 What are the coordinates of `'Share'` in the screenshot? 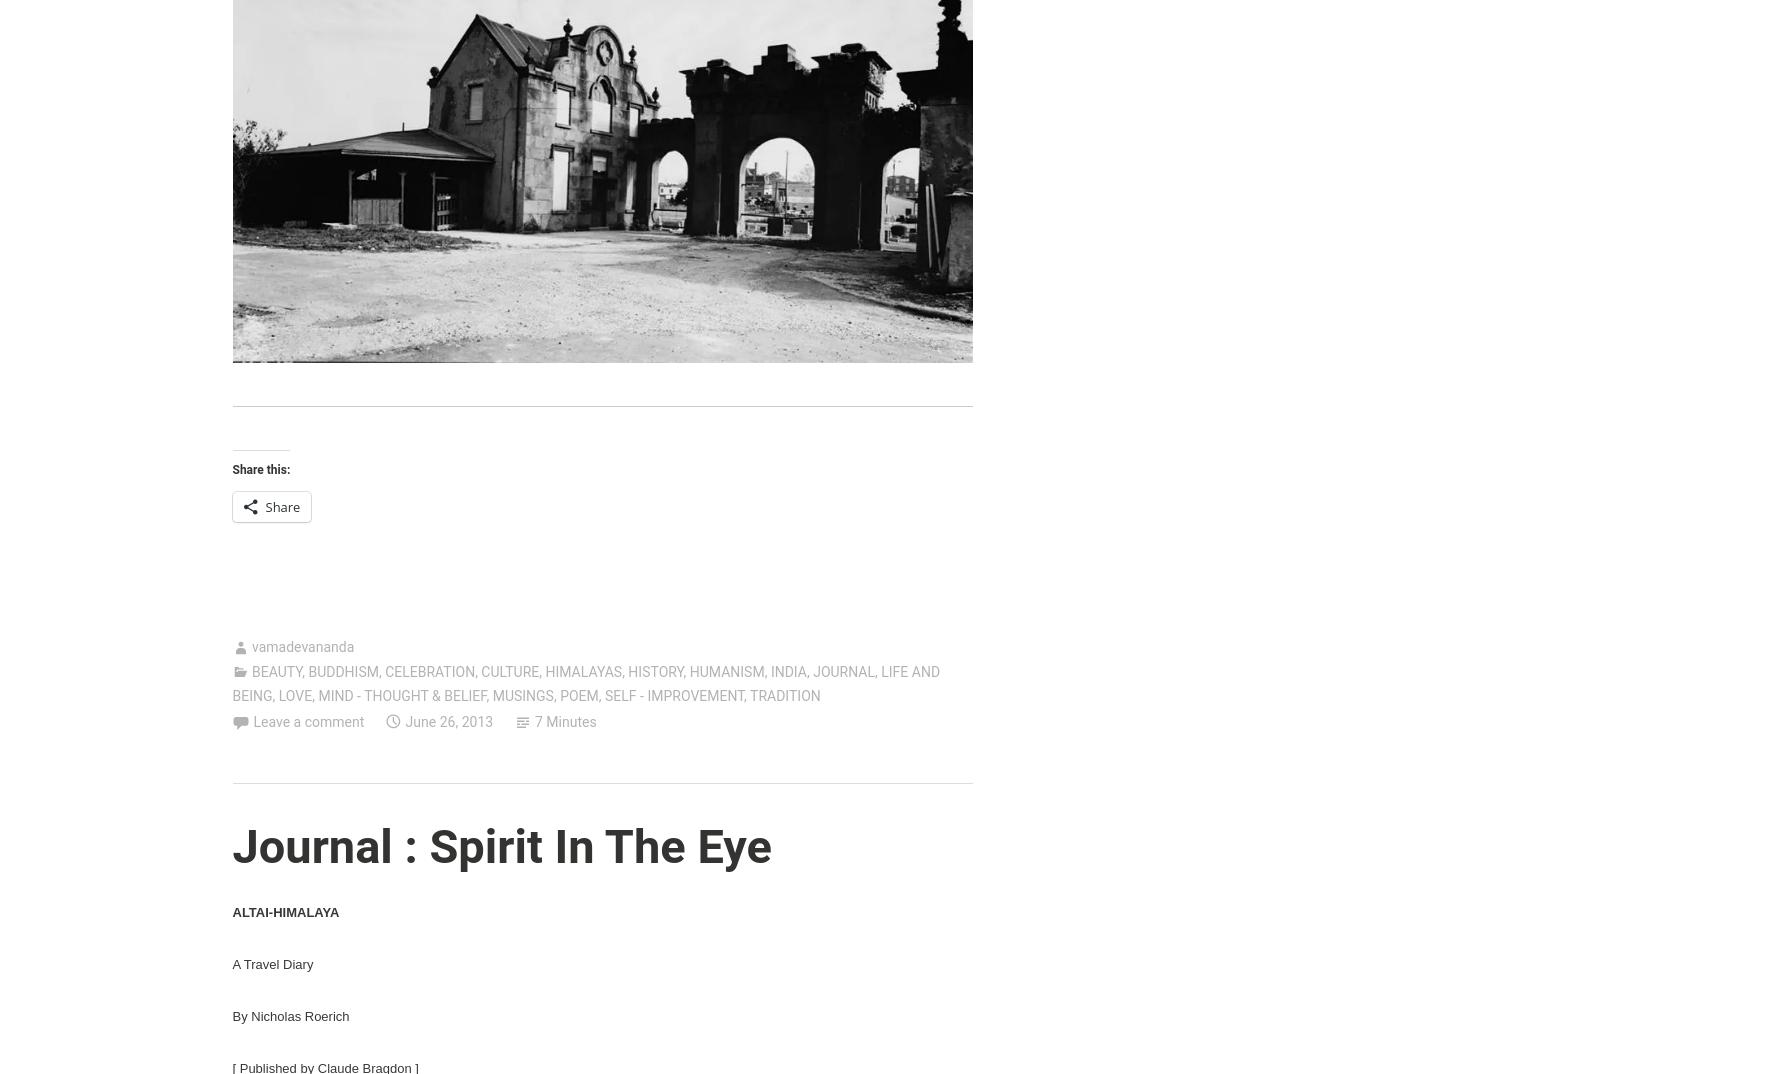 It's located at (281, 507).